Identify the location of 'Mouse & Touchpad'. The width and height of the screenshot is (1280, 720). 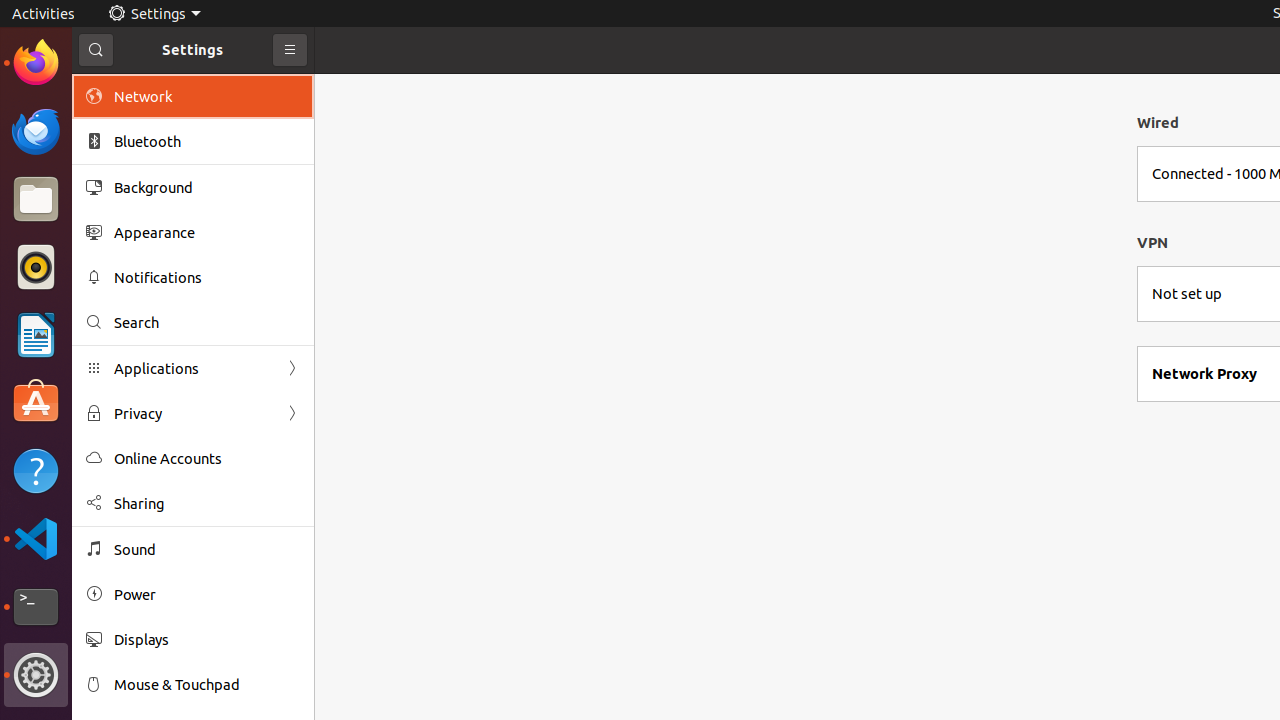
(206, 683).